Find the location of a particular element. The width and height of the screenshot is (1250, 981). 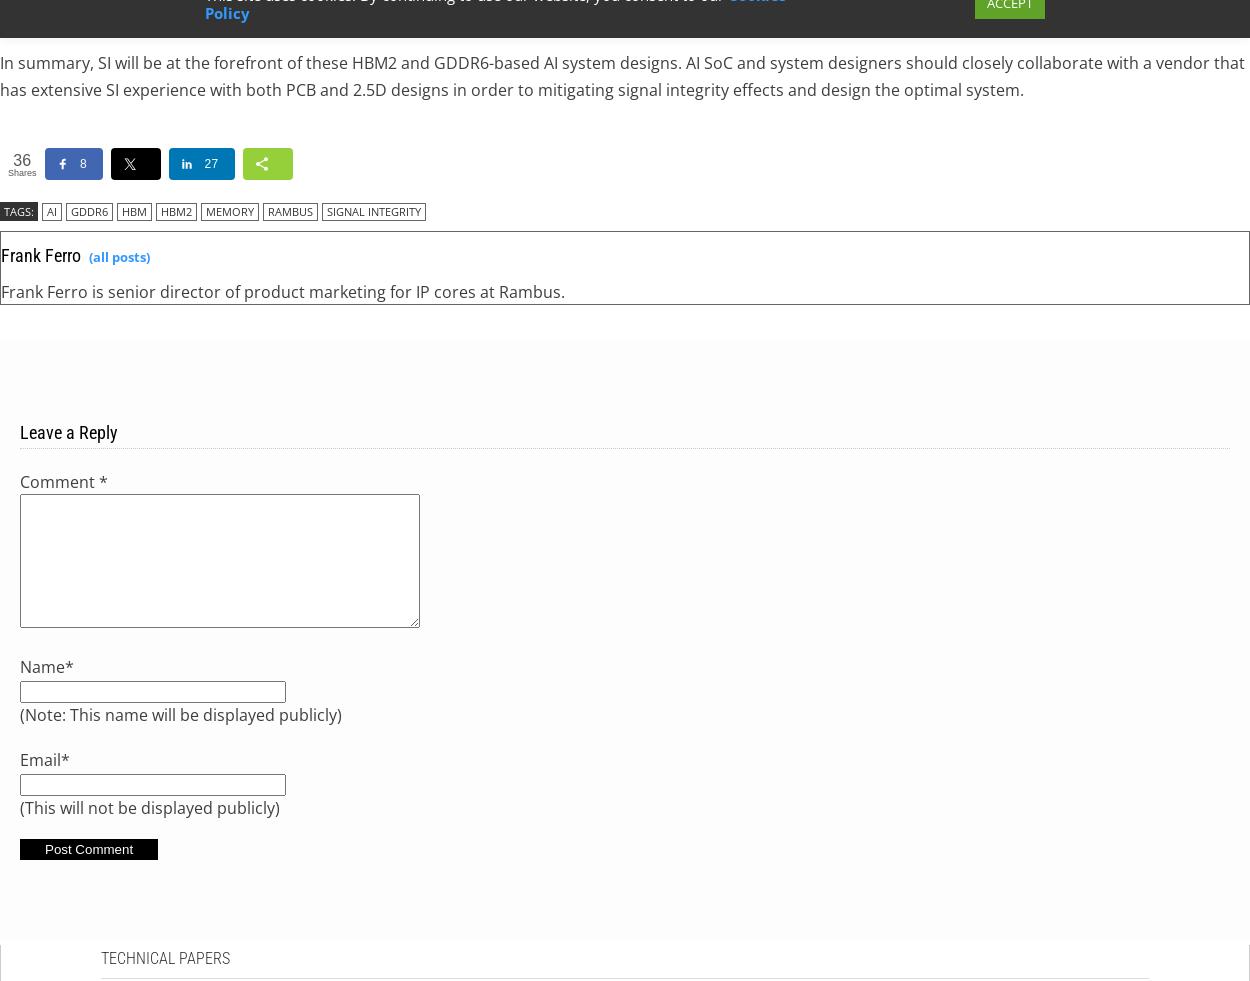

'signal integrity' is located at coordinates (373, 209).